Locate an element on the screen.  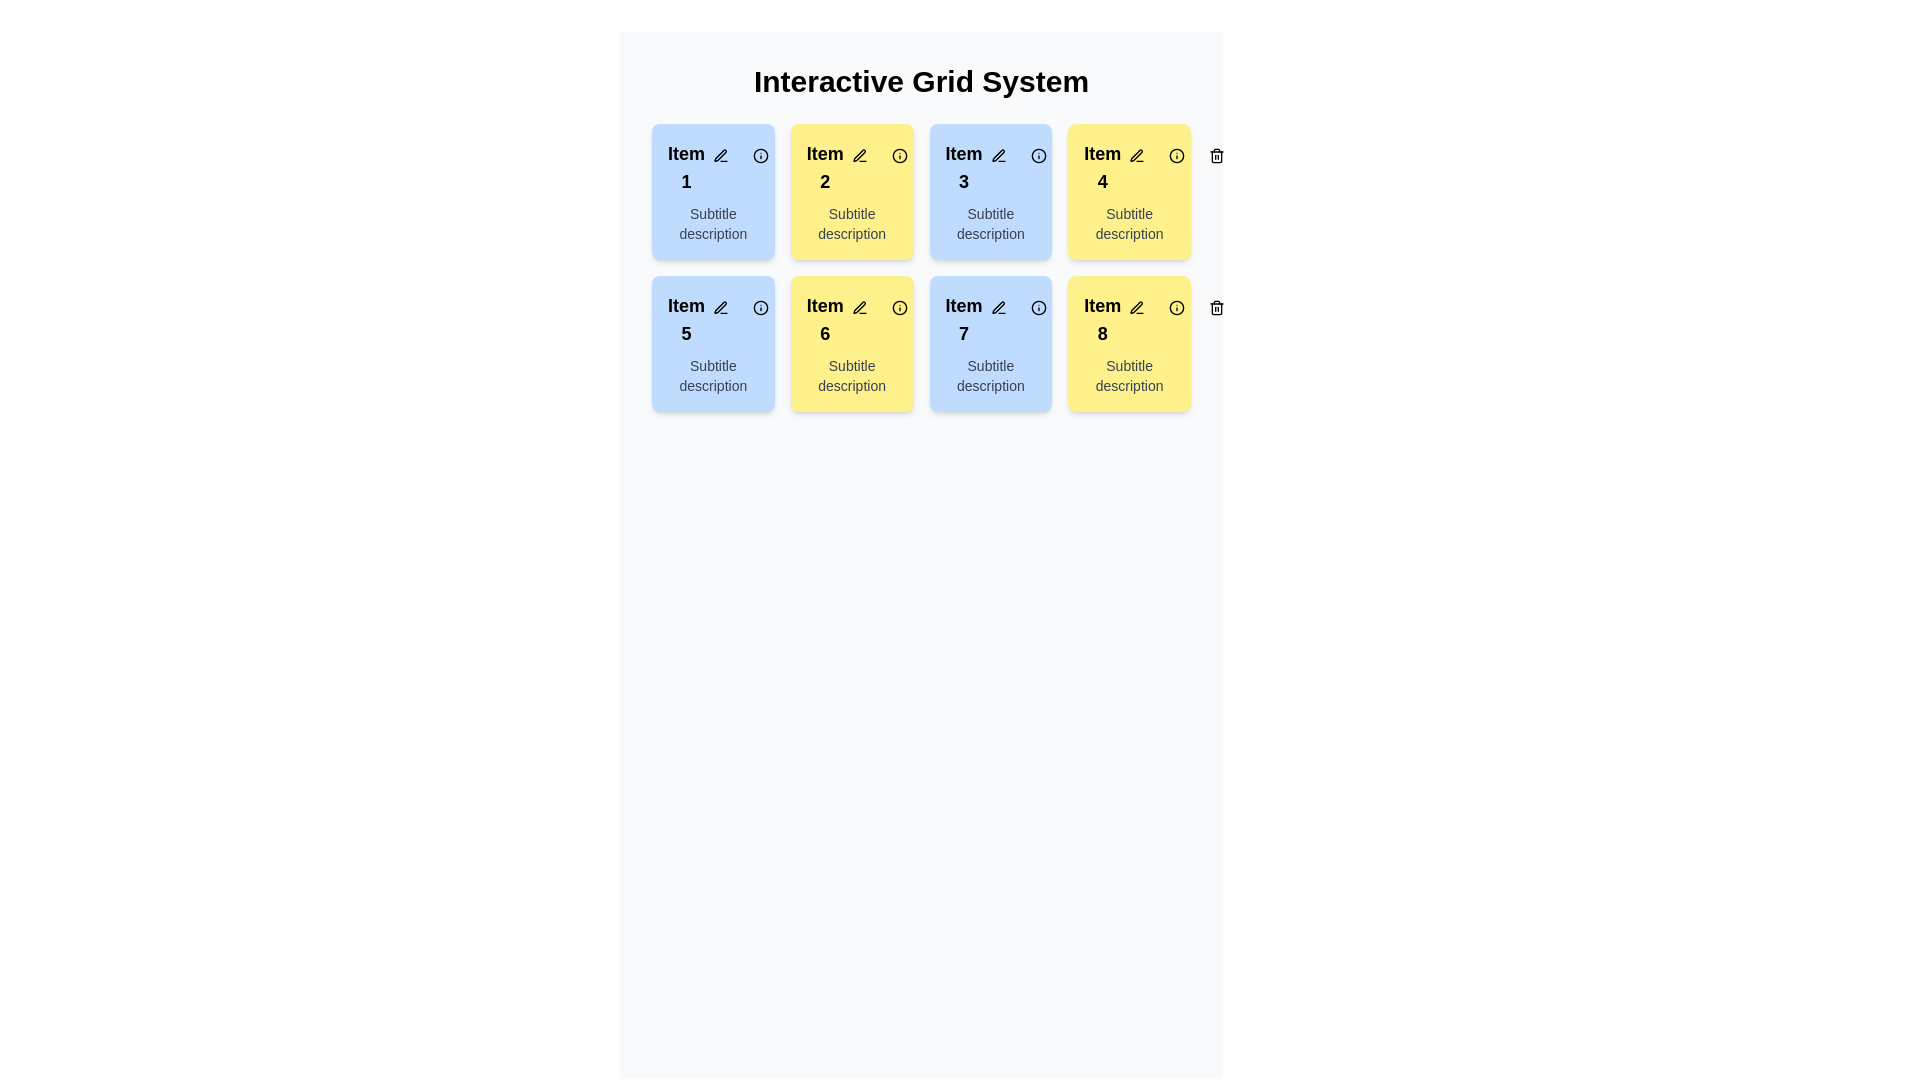
the circular icon button with an information symbol located centrally in the yellow card for 'Item 6' is located at coordinates (898, 308).